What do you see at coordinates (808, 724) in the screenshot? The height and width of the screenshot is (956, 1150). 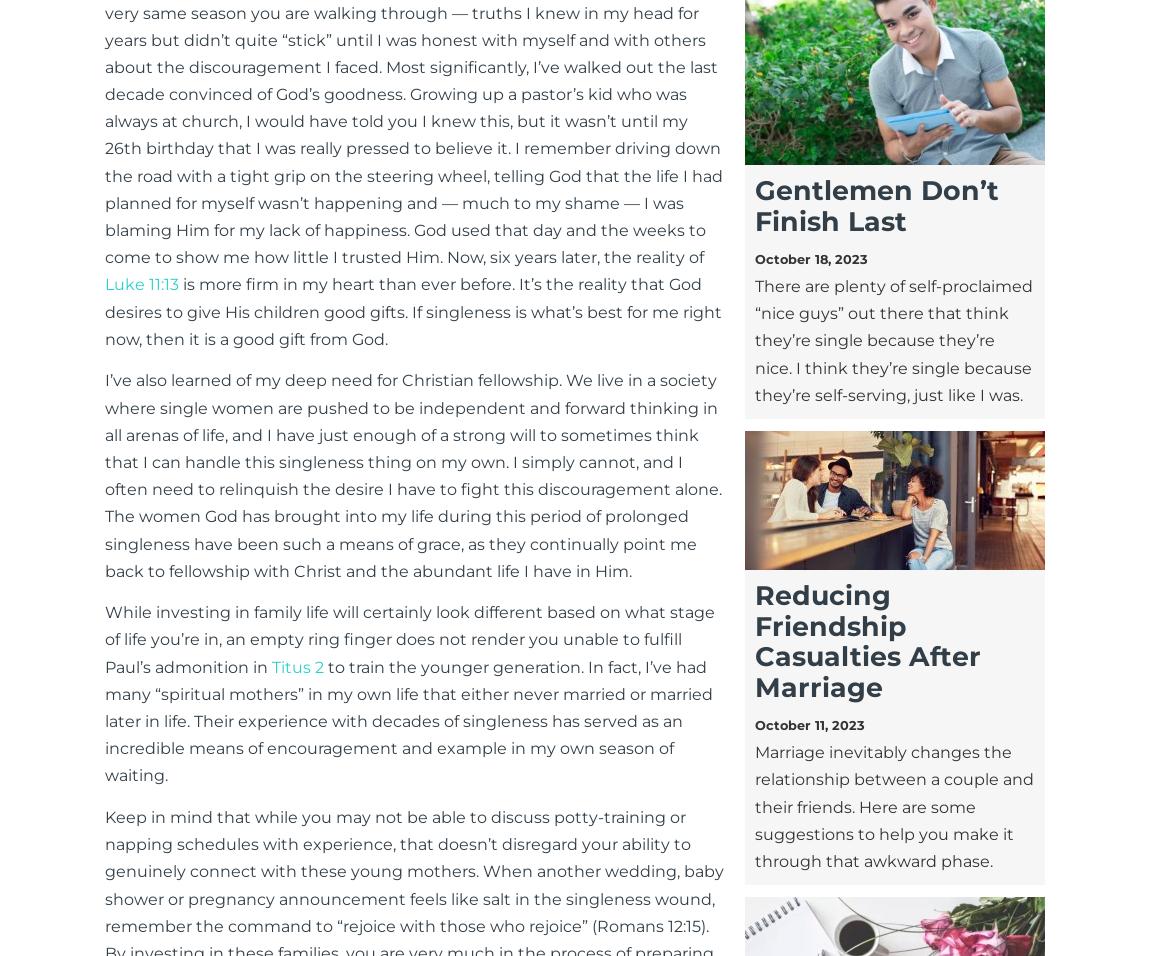 I see `'October 11, 2023'` at bounding box center [808, 724].